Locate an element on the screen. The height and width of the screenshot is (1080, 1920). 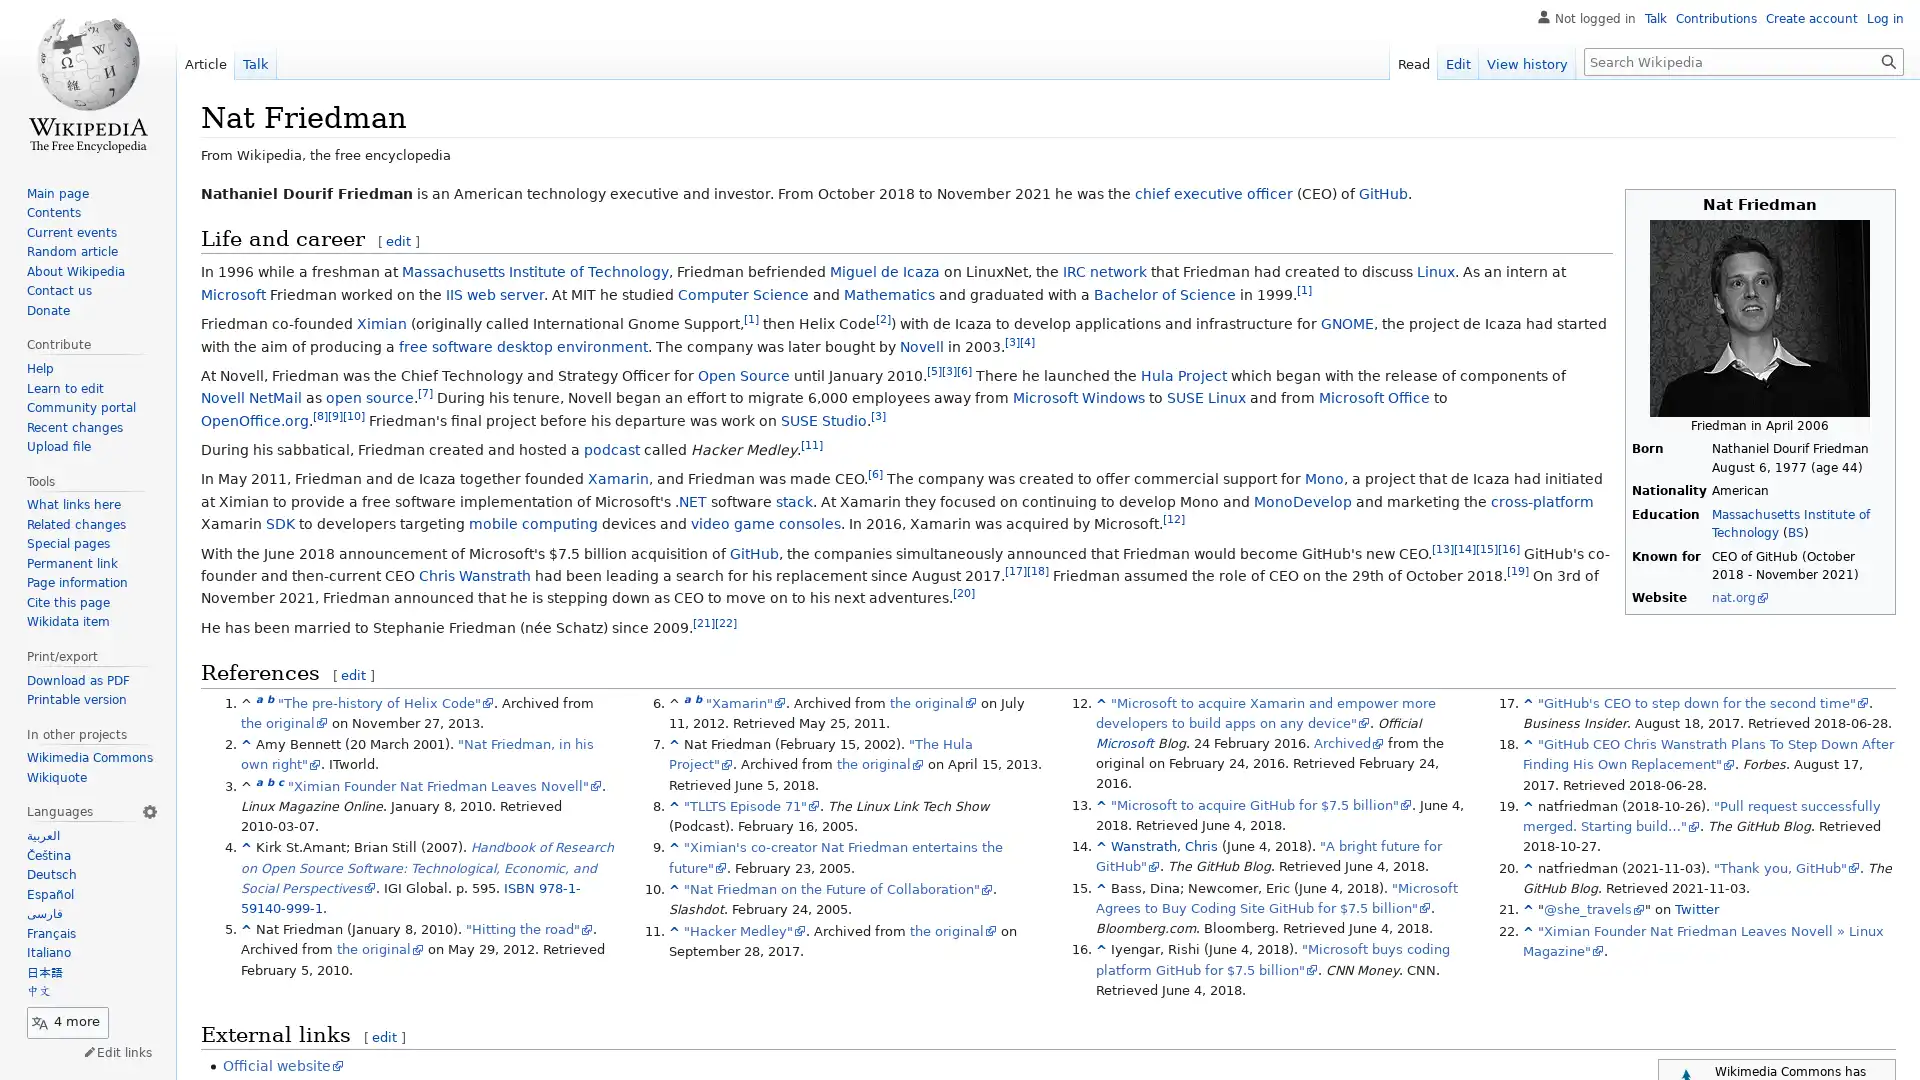
Search is located at coordinates (1888, 60).